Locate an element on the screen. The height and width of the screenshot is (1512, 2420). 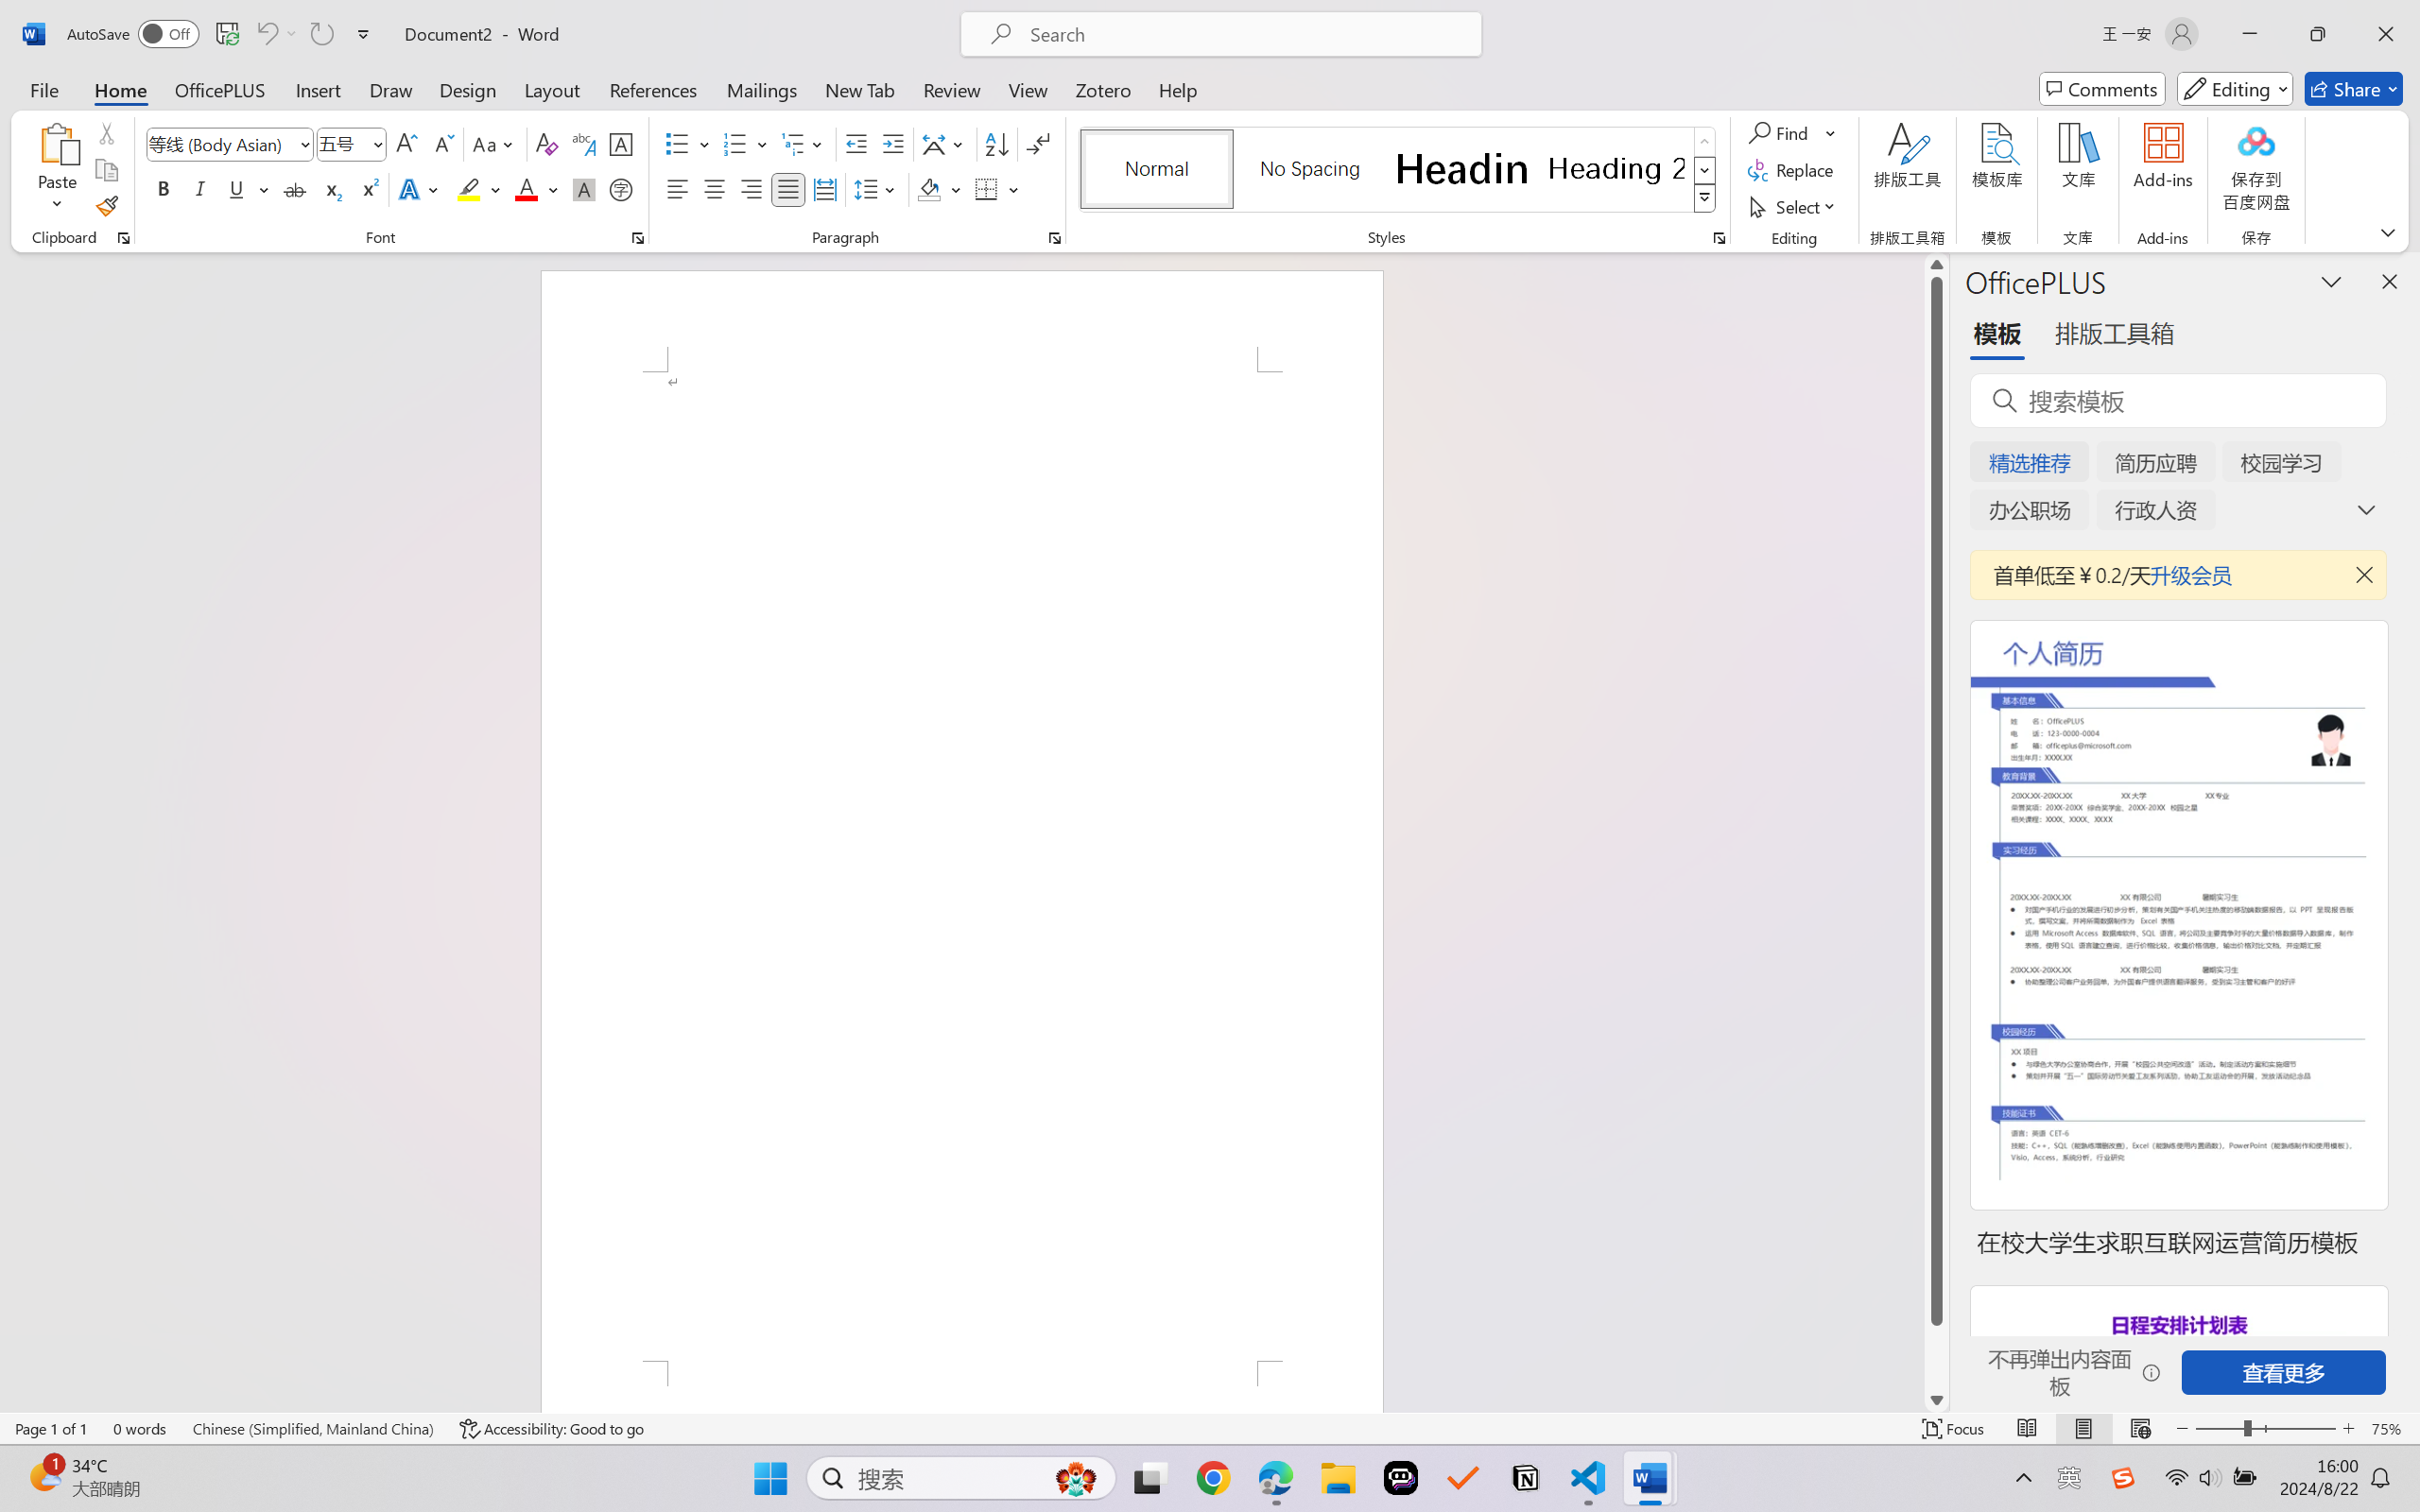
'Italic' is located at coordinates (199, 188).